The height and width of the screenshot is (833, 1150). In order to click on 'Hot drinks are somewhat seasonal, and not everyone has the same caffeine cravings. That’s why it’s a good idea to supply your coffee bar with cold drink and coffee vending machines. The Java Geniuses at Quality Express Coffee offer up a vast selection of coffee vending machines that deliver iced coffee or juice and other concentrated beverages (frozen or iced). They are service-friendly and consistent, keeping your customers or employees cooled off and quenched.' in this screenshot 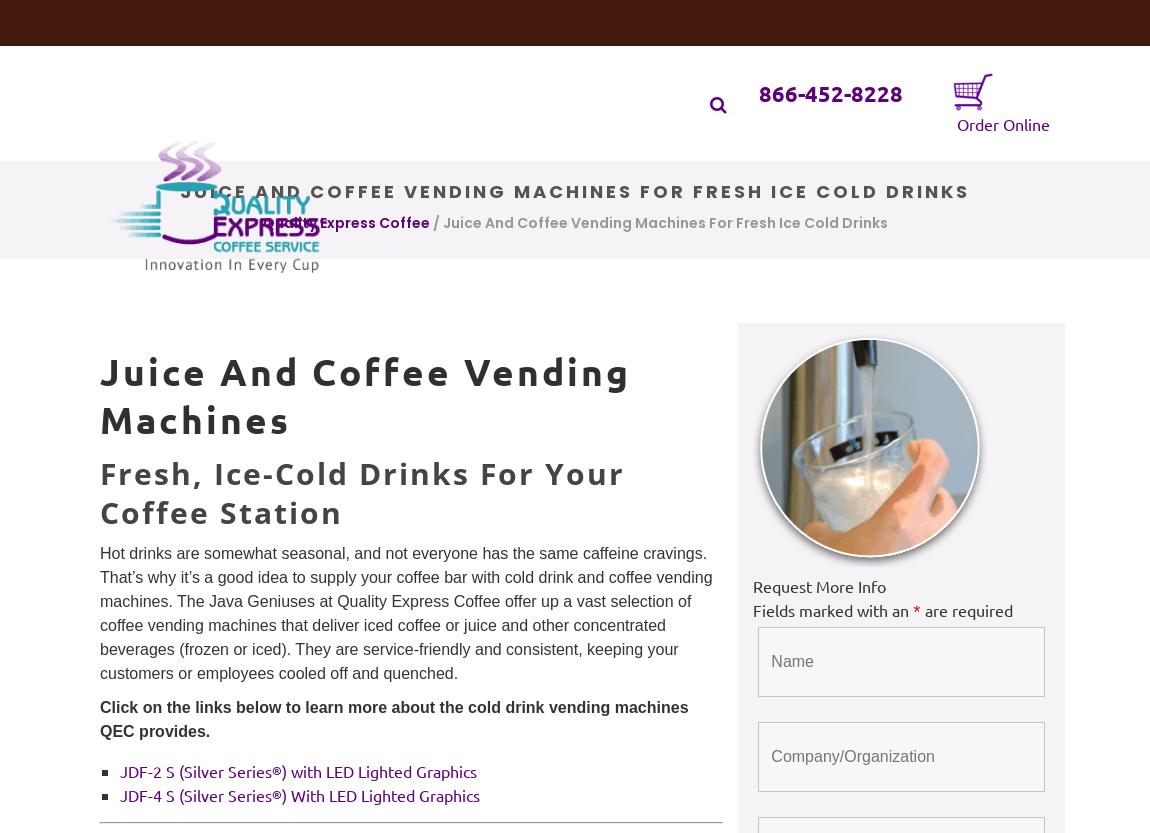, I will do `click(99, 613)`.